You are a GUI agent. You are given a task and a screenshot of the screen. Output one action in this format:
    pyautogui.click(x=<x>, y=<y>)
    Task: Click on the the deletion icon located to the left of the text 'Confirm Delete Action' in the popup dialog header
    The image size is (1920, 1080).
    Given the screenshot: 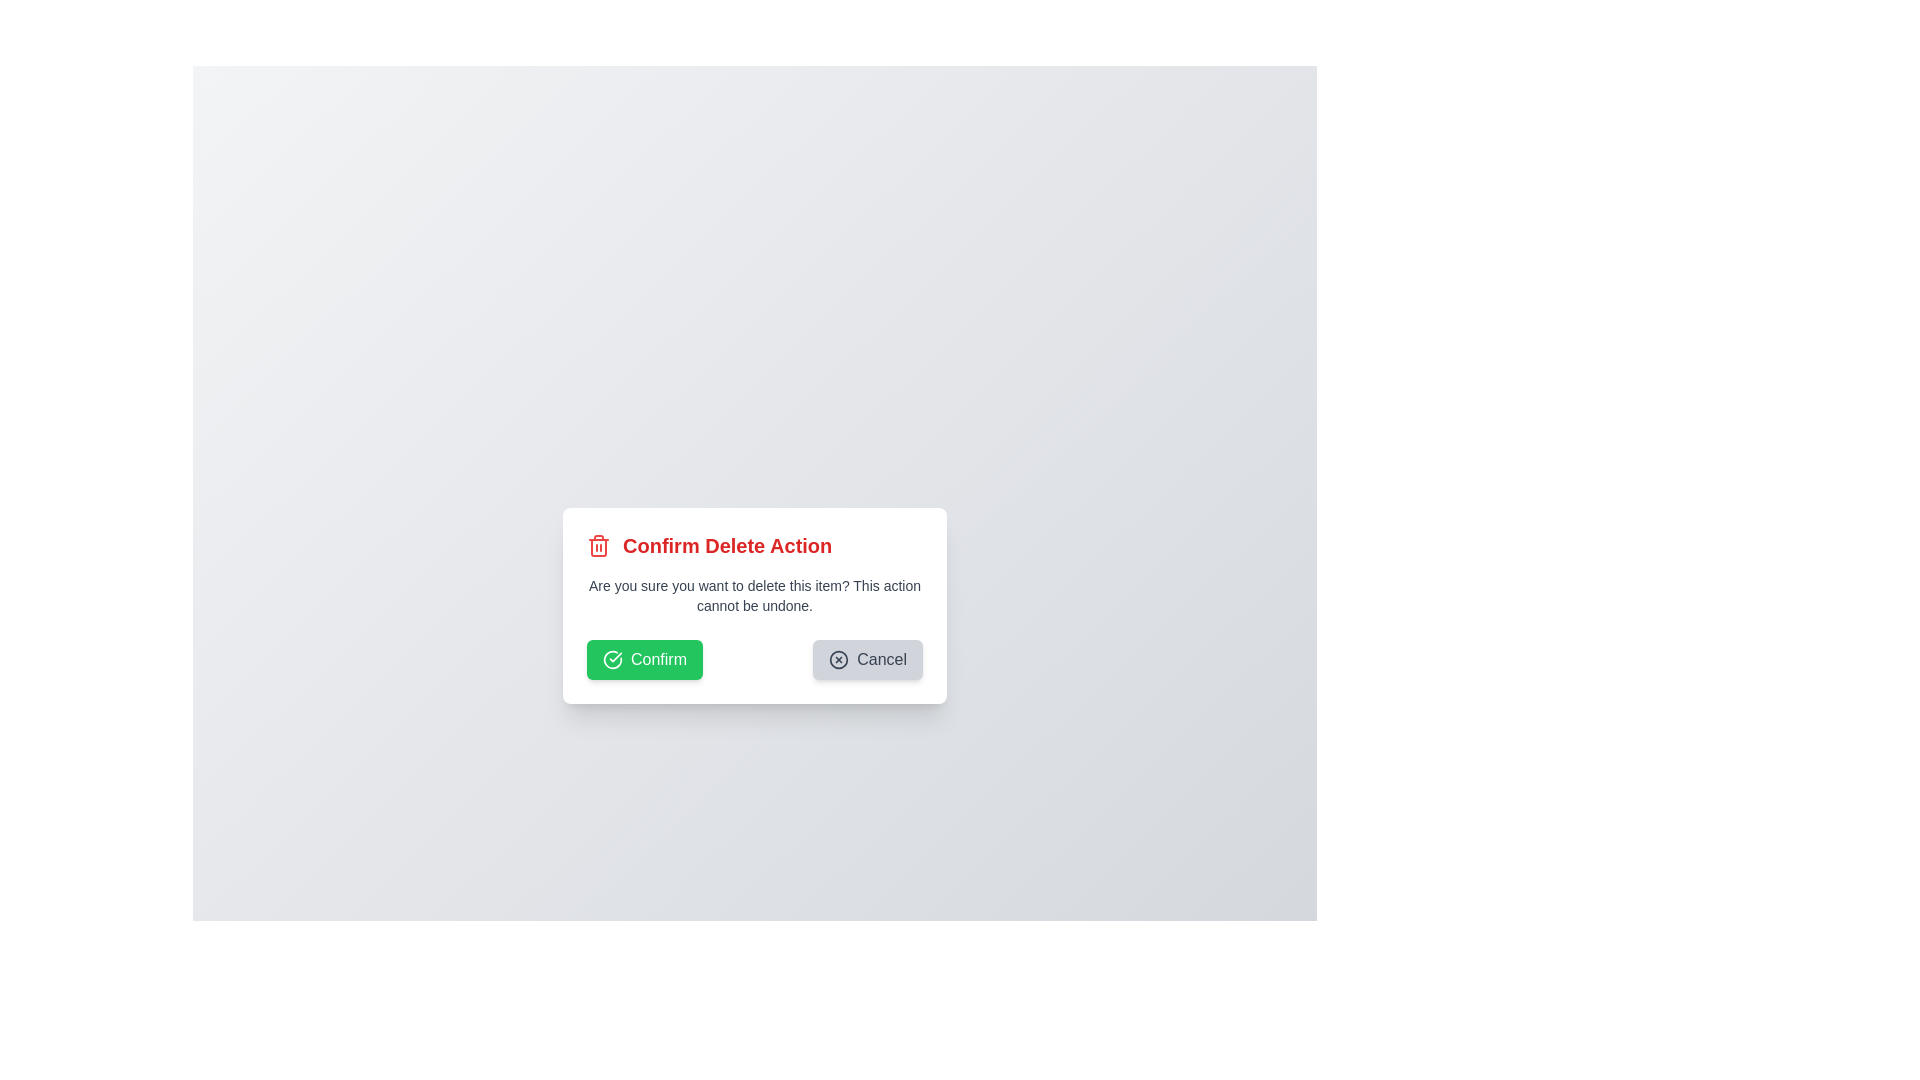 What is the action you would take?
    pyautogui.click(x=598, y=546)
    